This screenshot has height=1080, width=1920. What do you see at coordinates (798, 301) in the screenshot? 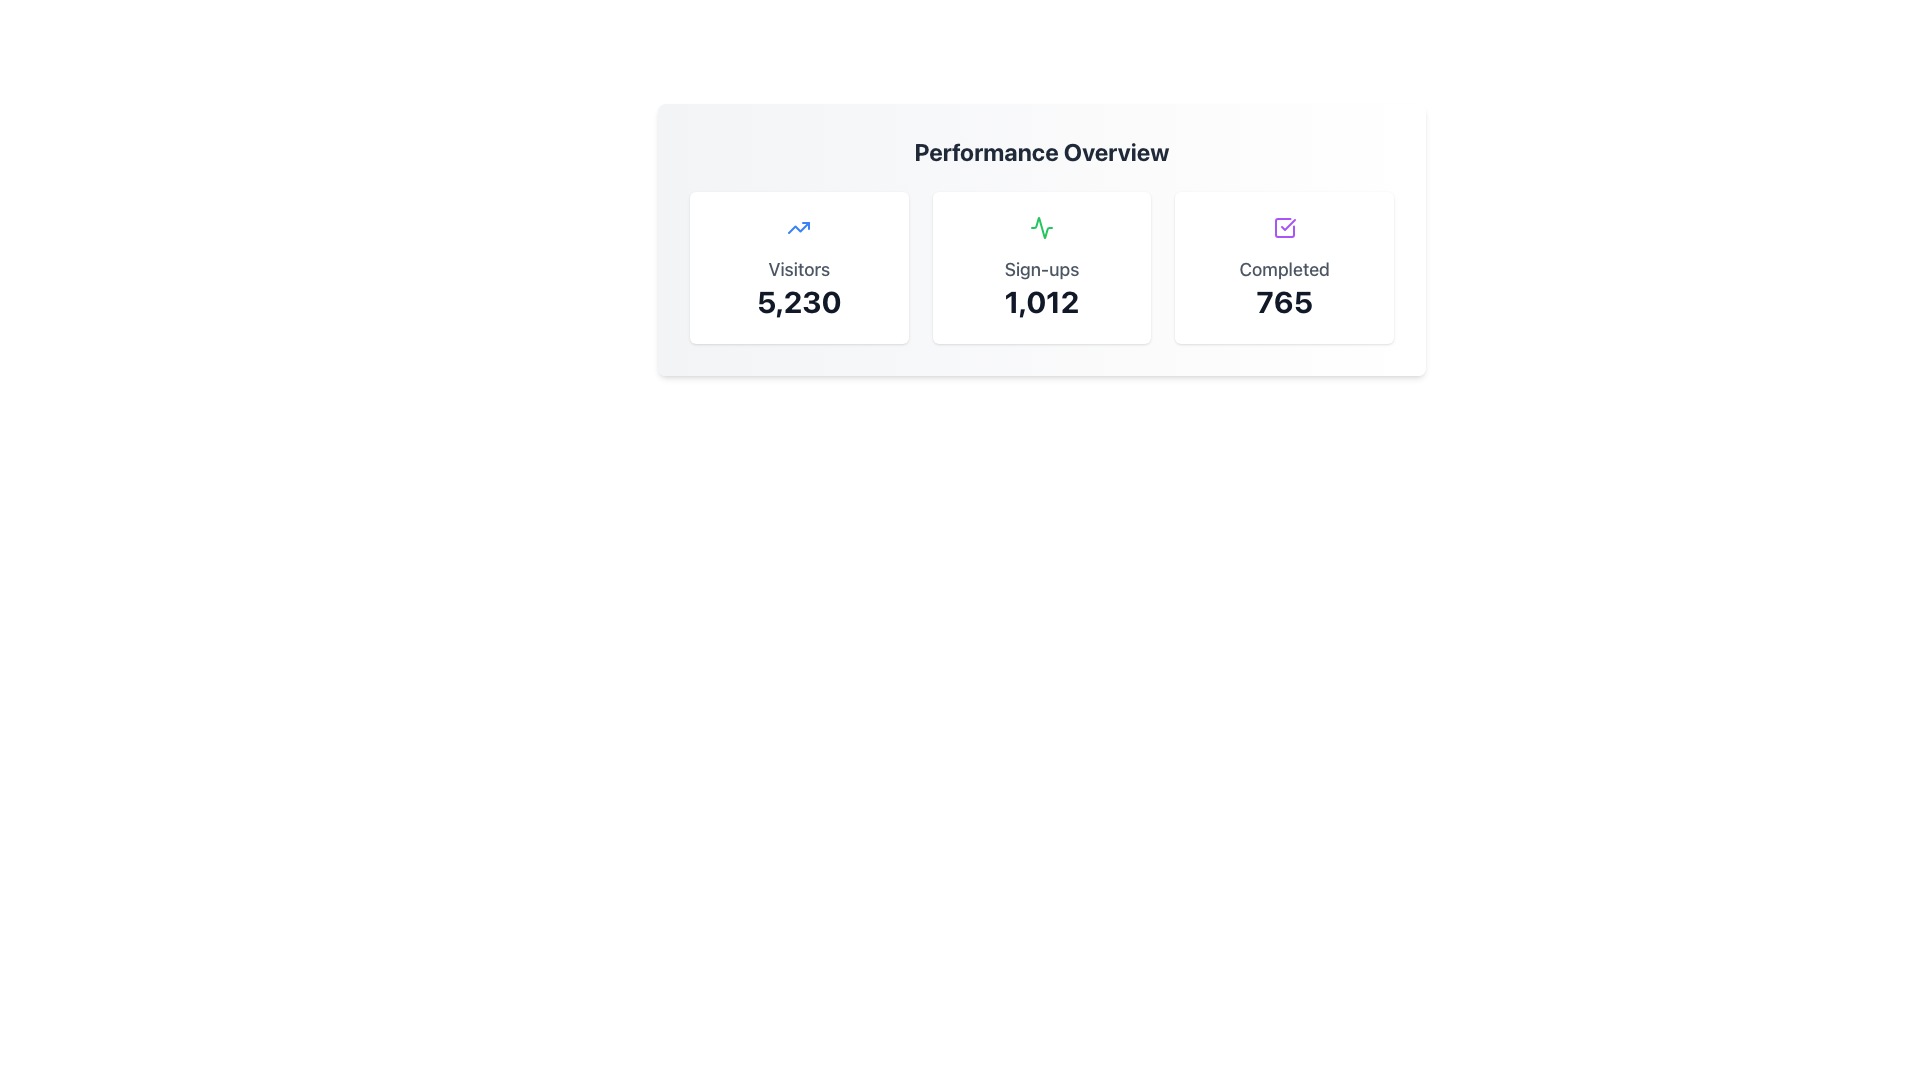
I see `the Text Display element that shows the number of visitors, located below the 'Visitors' label in the leftmost panel` at bounding box center [798, 301].